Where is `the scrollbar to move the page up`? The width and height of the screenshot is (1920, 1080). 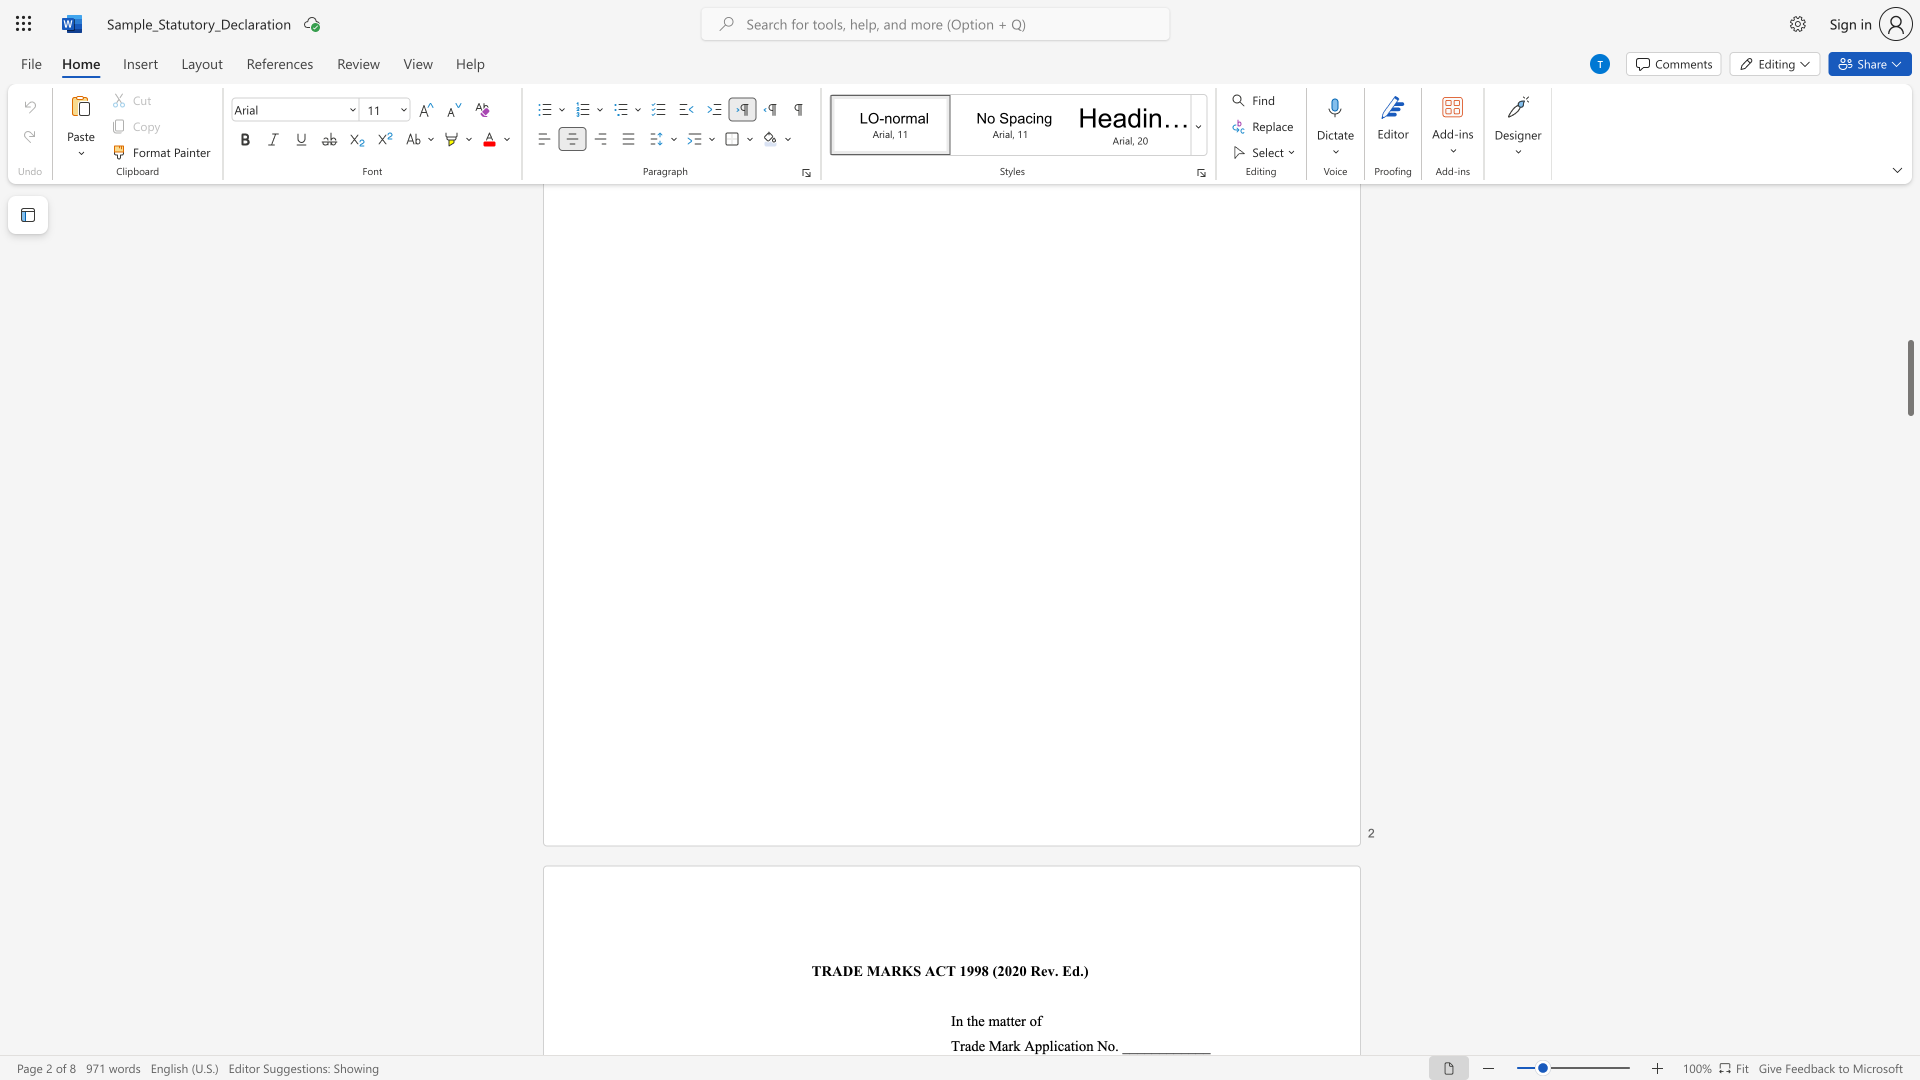 the scrollbar to move the page up is located at coordinates (1909, 258).